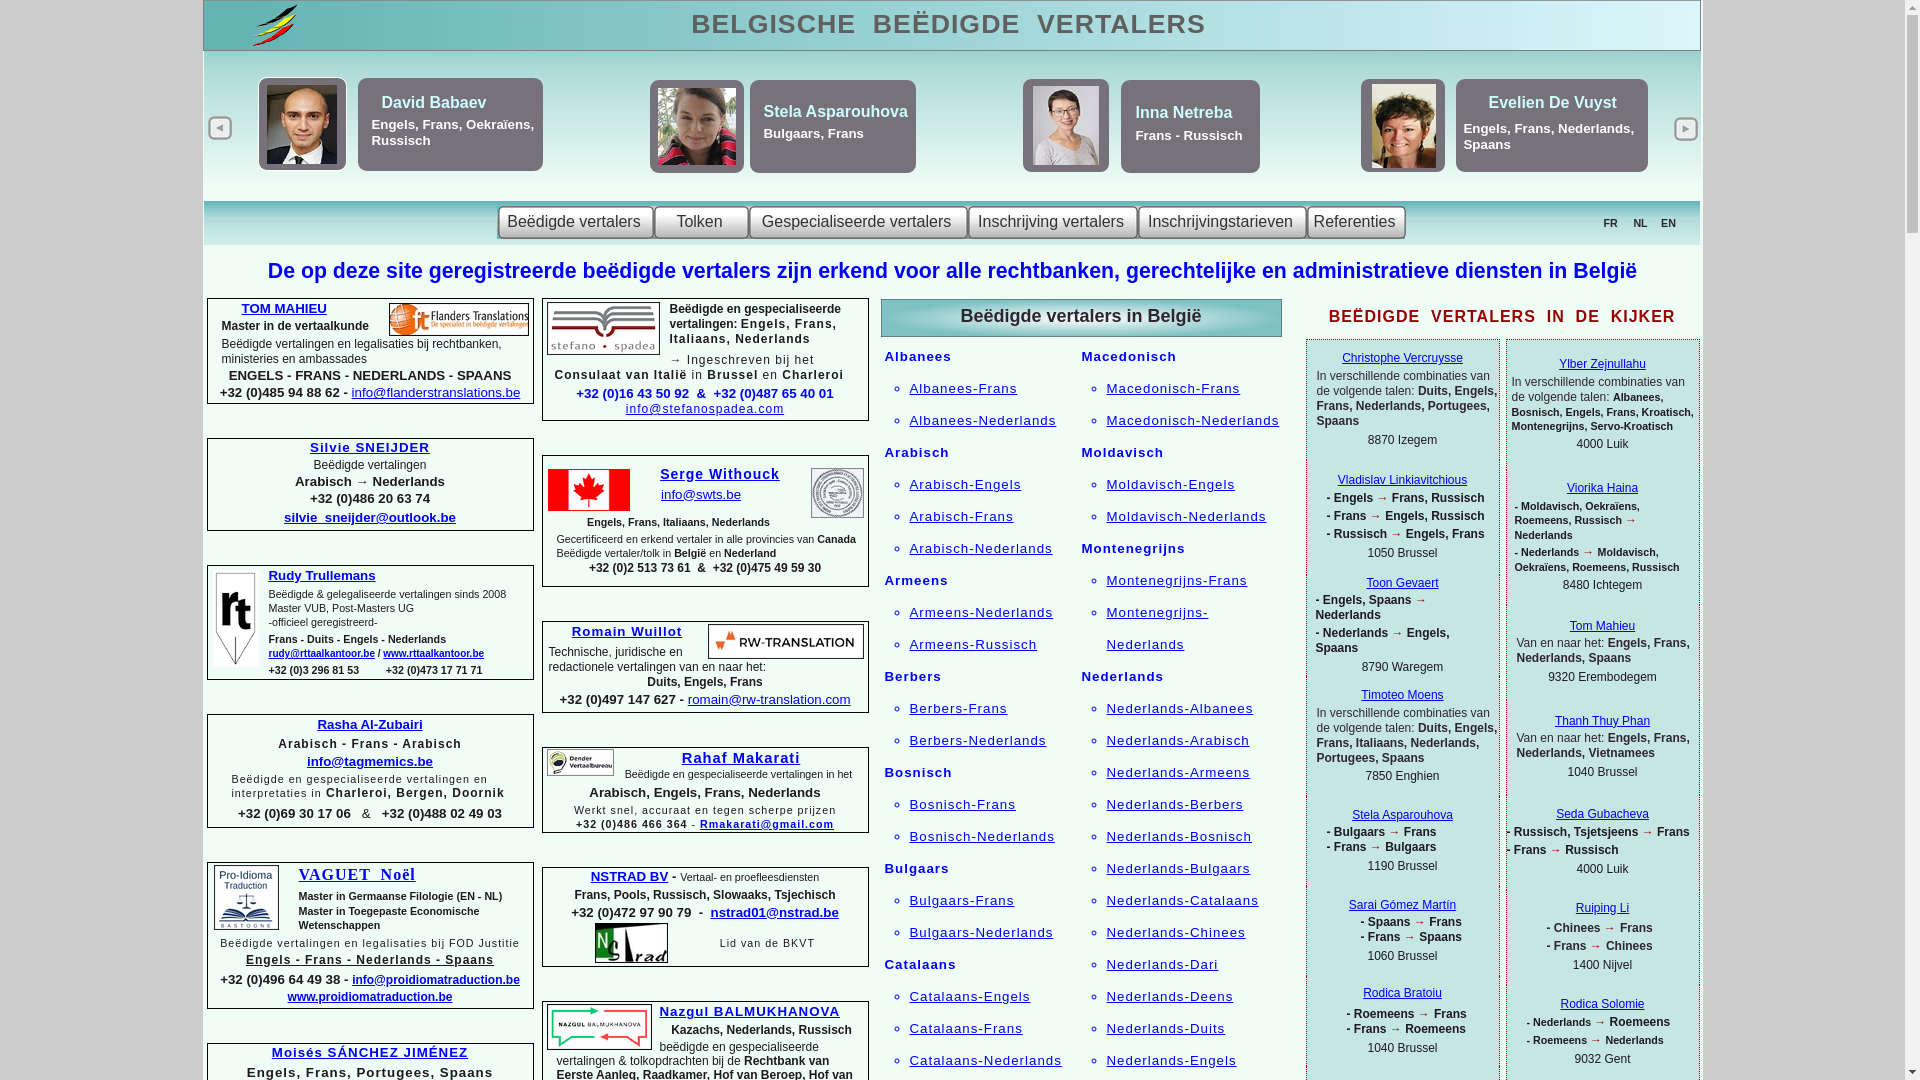 This screenshot has height=1080, width=1920. I want to click on 'Montenegrijns-Frans', so click(1176, 580).